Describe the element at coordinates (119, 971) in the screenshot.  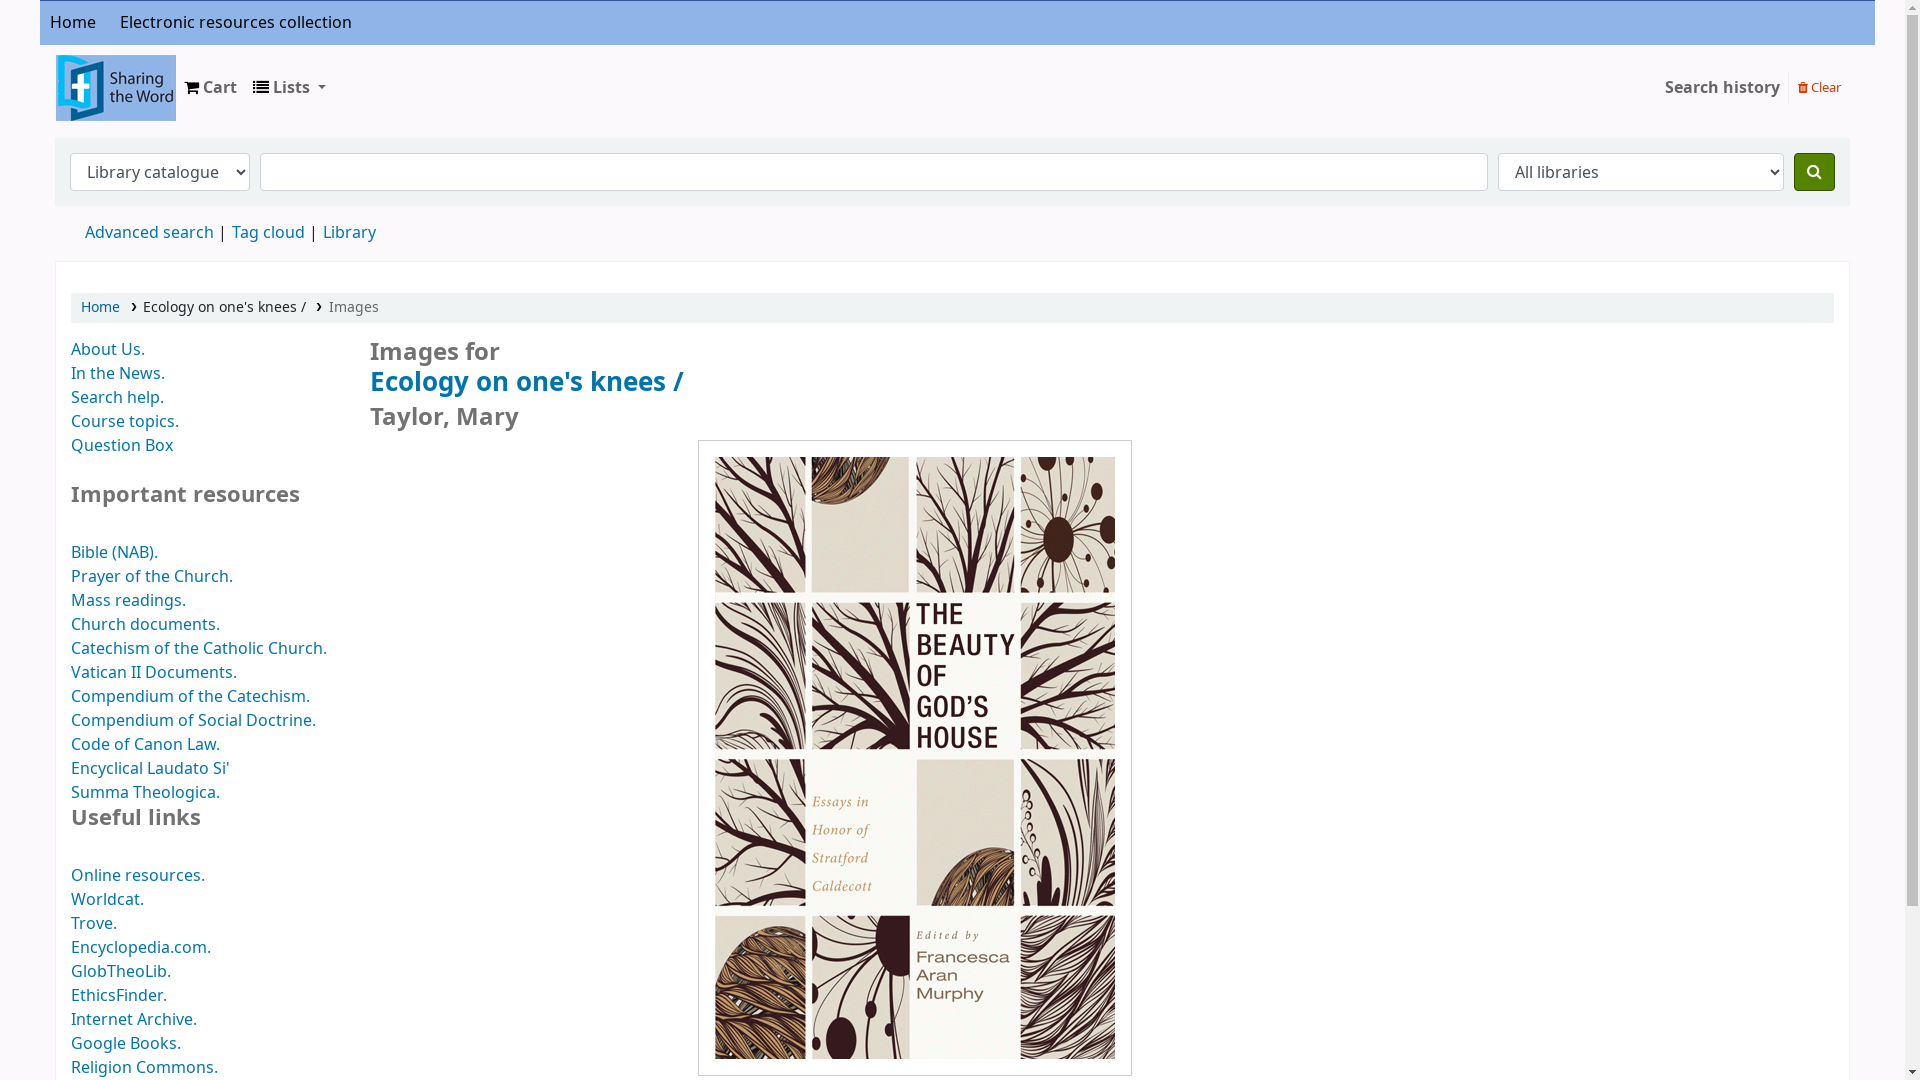
I see `'GlobTheoLib.'` at that location.